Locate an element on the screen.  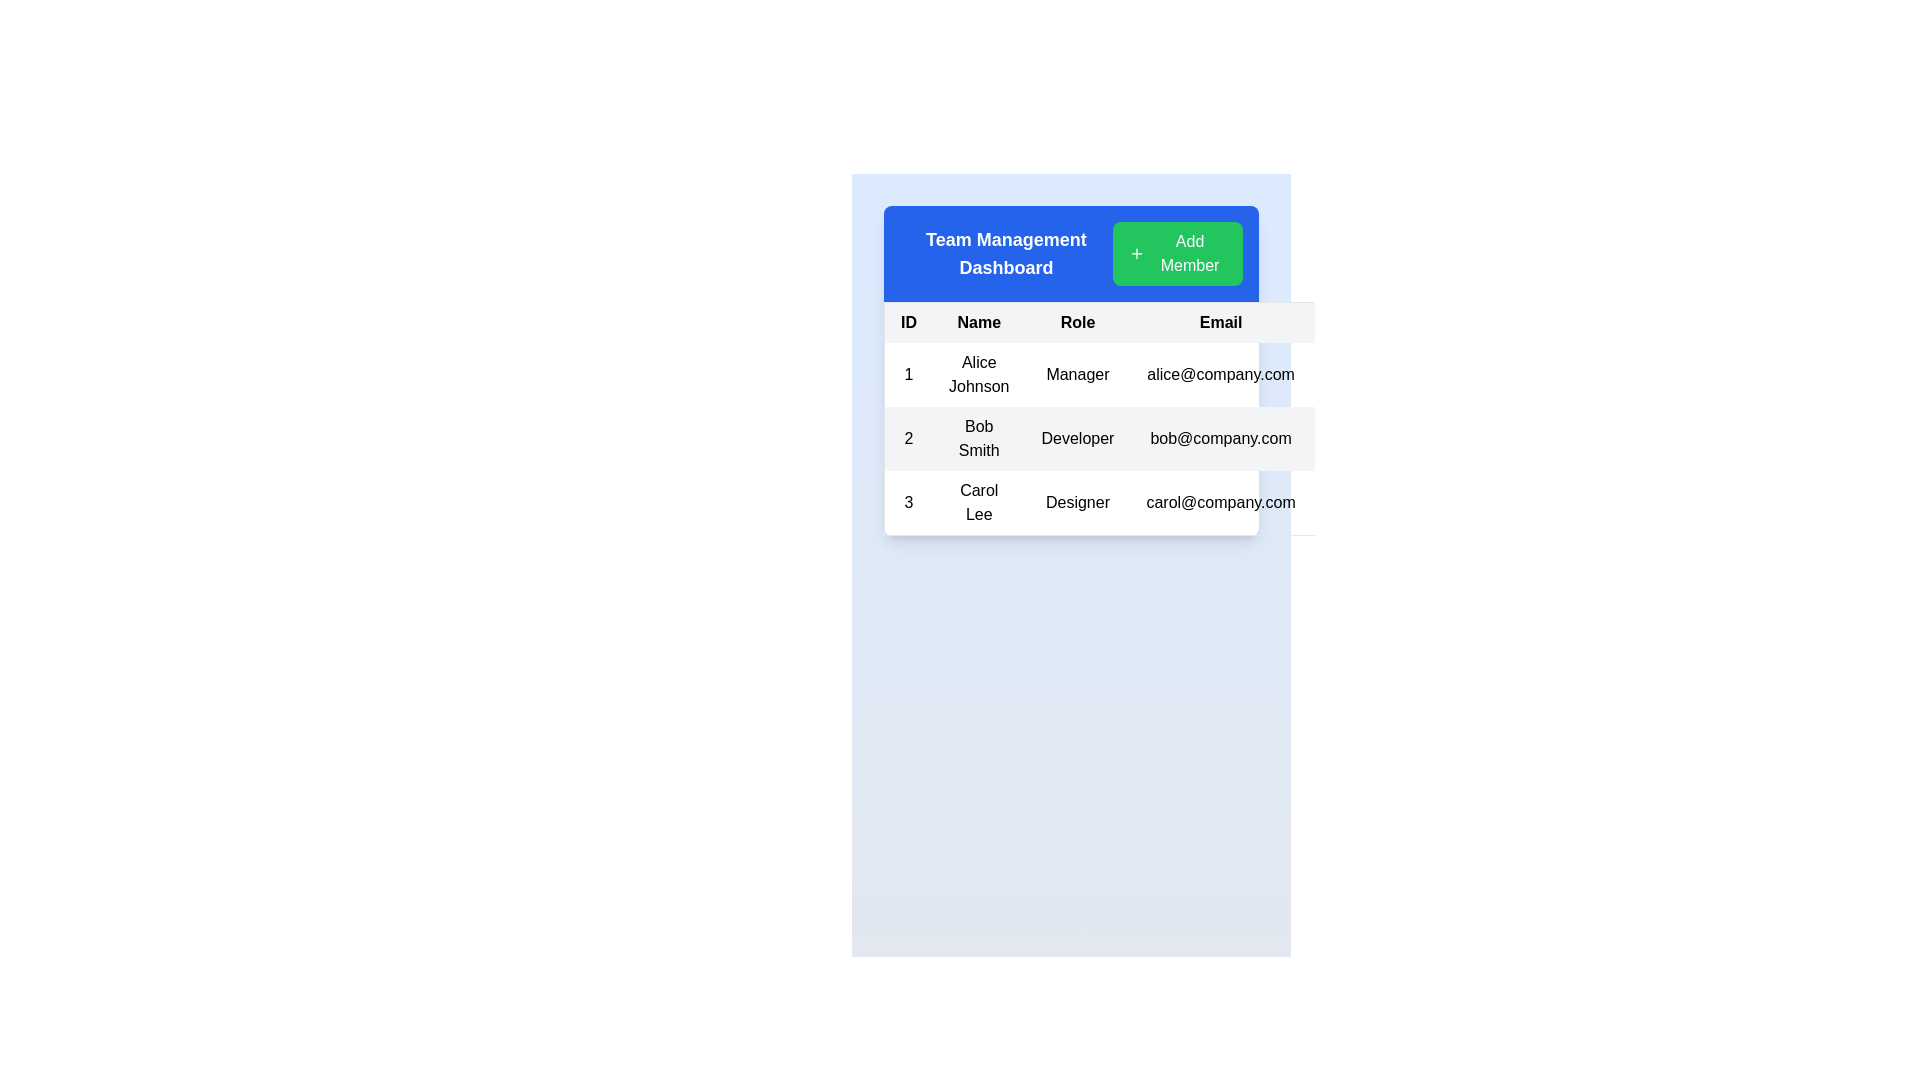
the table cell containing the text '1', which is the first column of the first data row under the 'ID' header is located at coordinates (907, 374).